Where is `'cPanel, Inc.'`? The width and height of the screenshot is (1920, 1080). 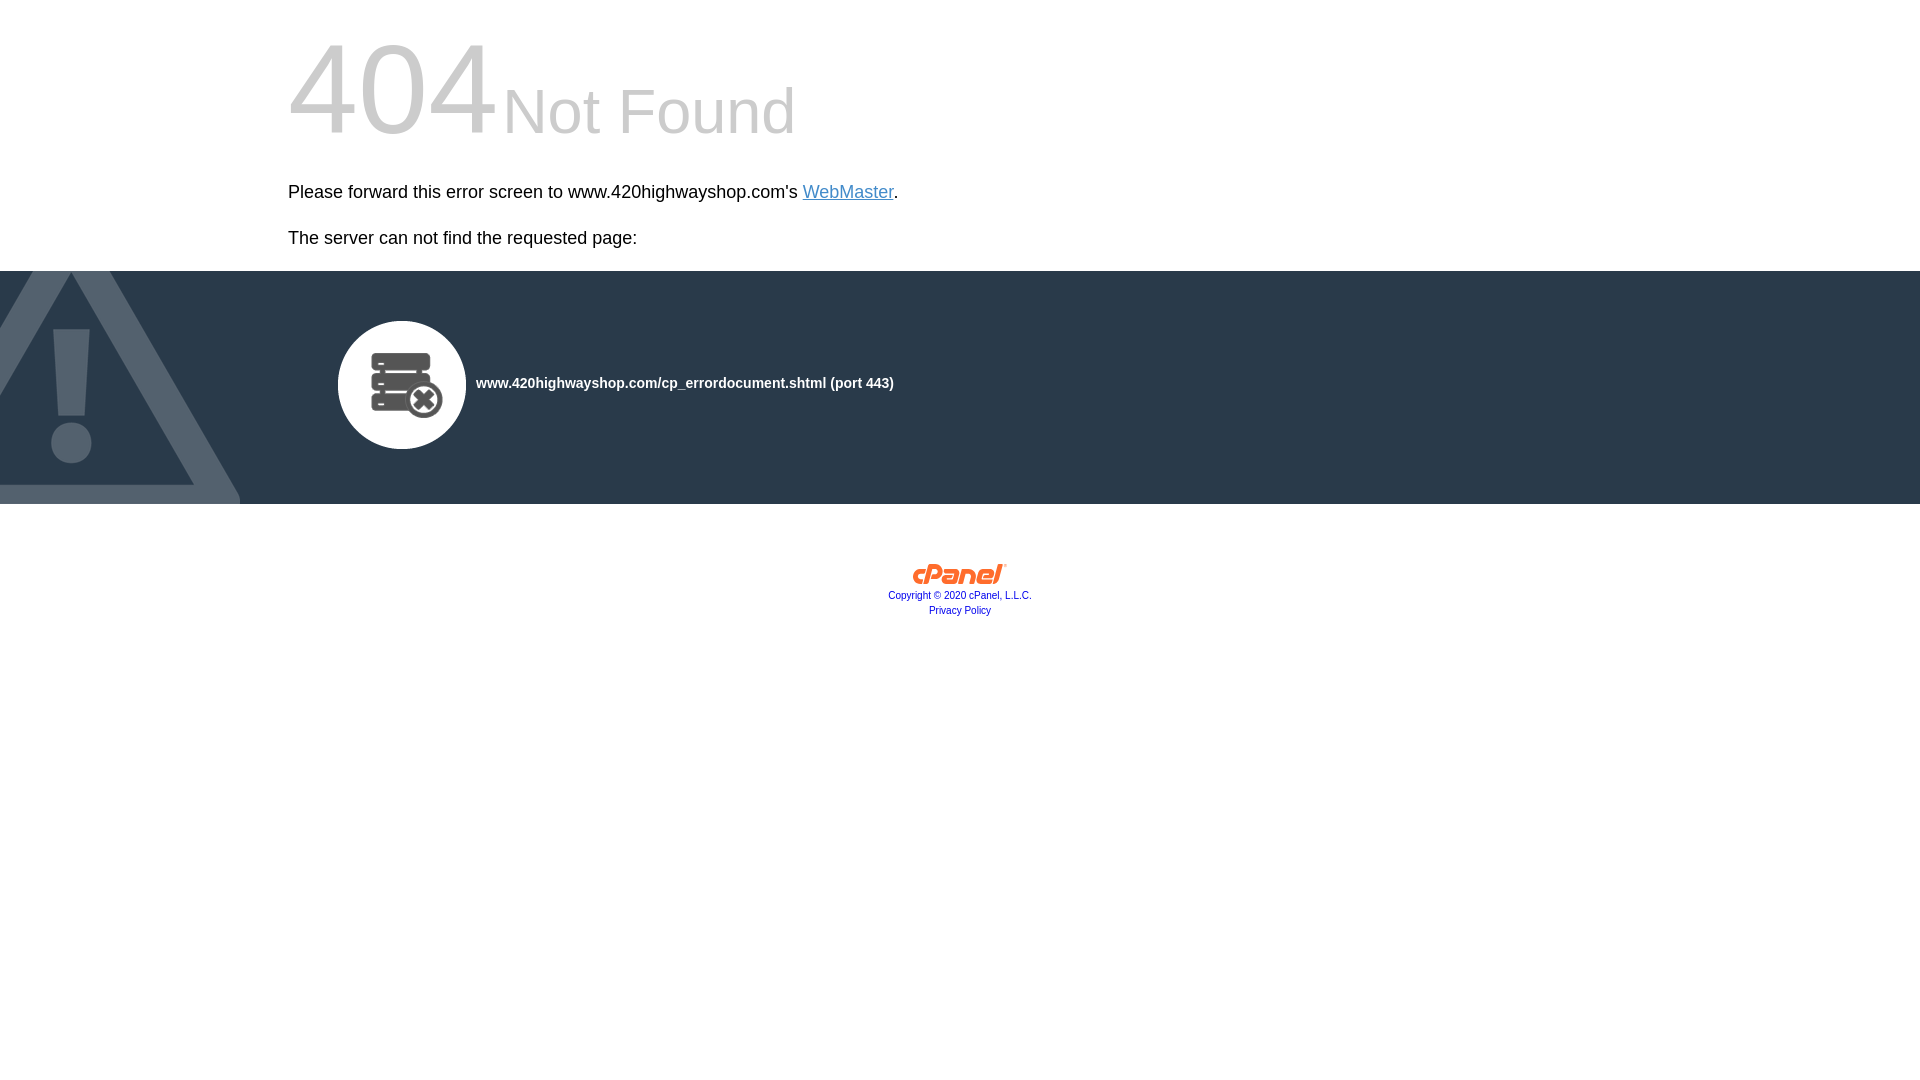 'cPanel, Inc.' is located at coordinates (960, 578).